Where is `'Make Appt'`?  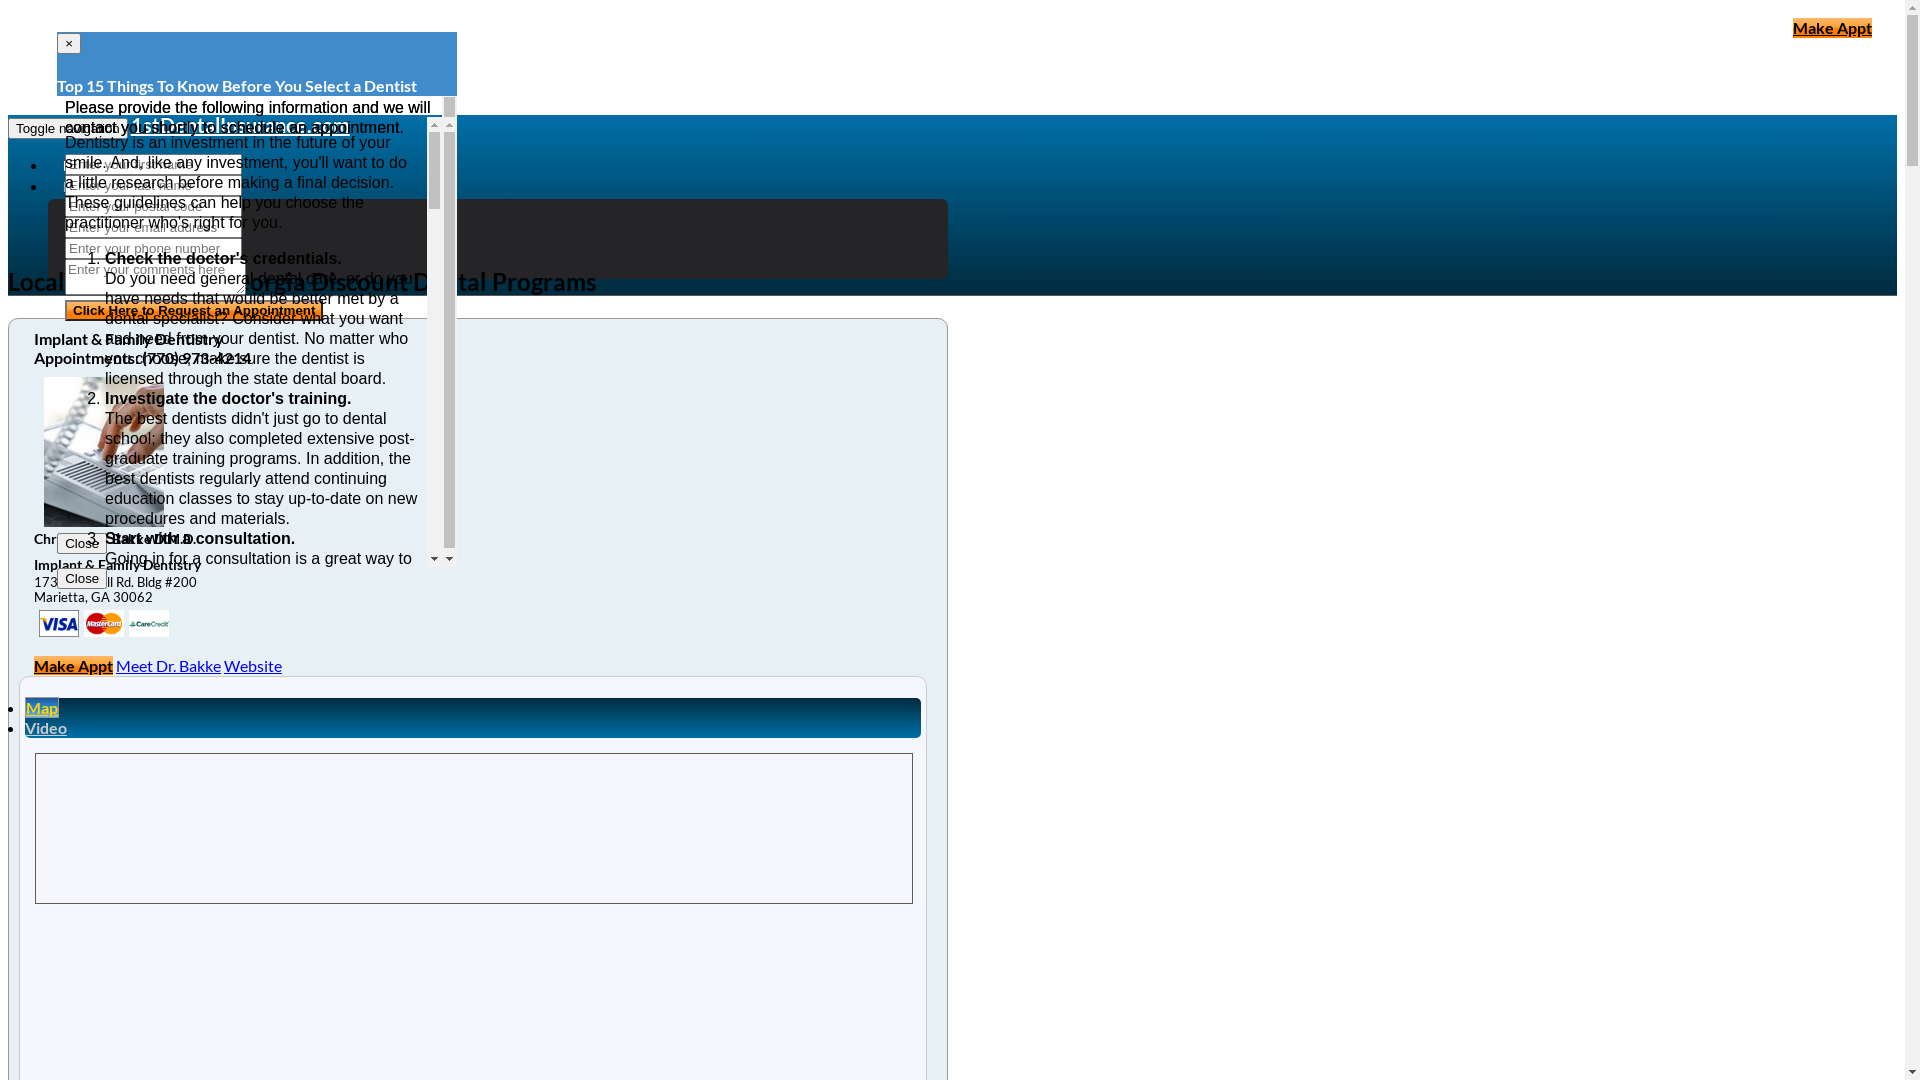
'Make Appt' is located at coordinates (73, 665).